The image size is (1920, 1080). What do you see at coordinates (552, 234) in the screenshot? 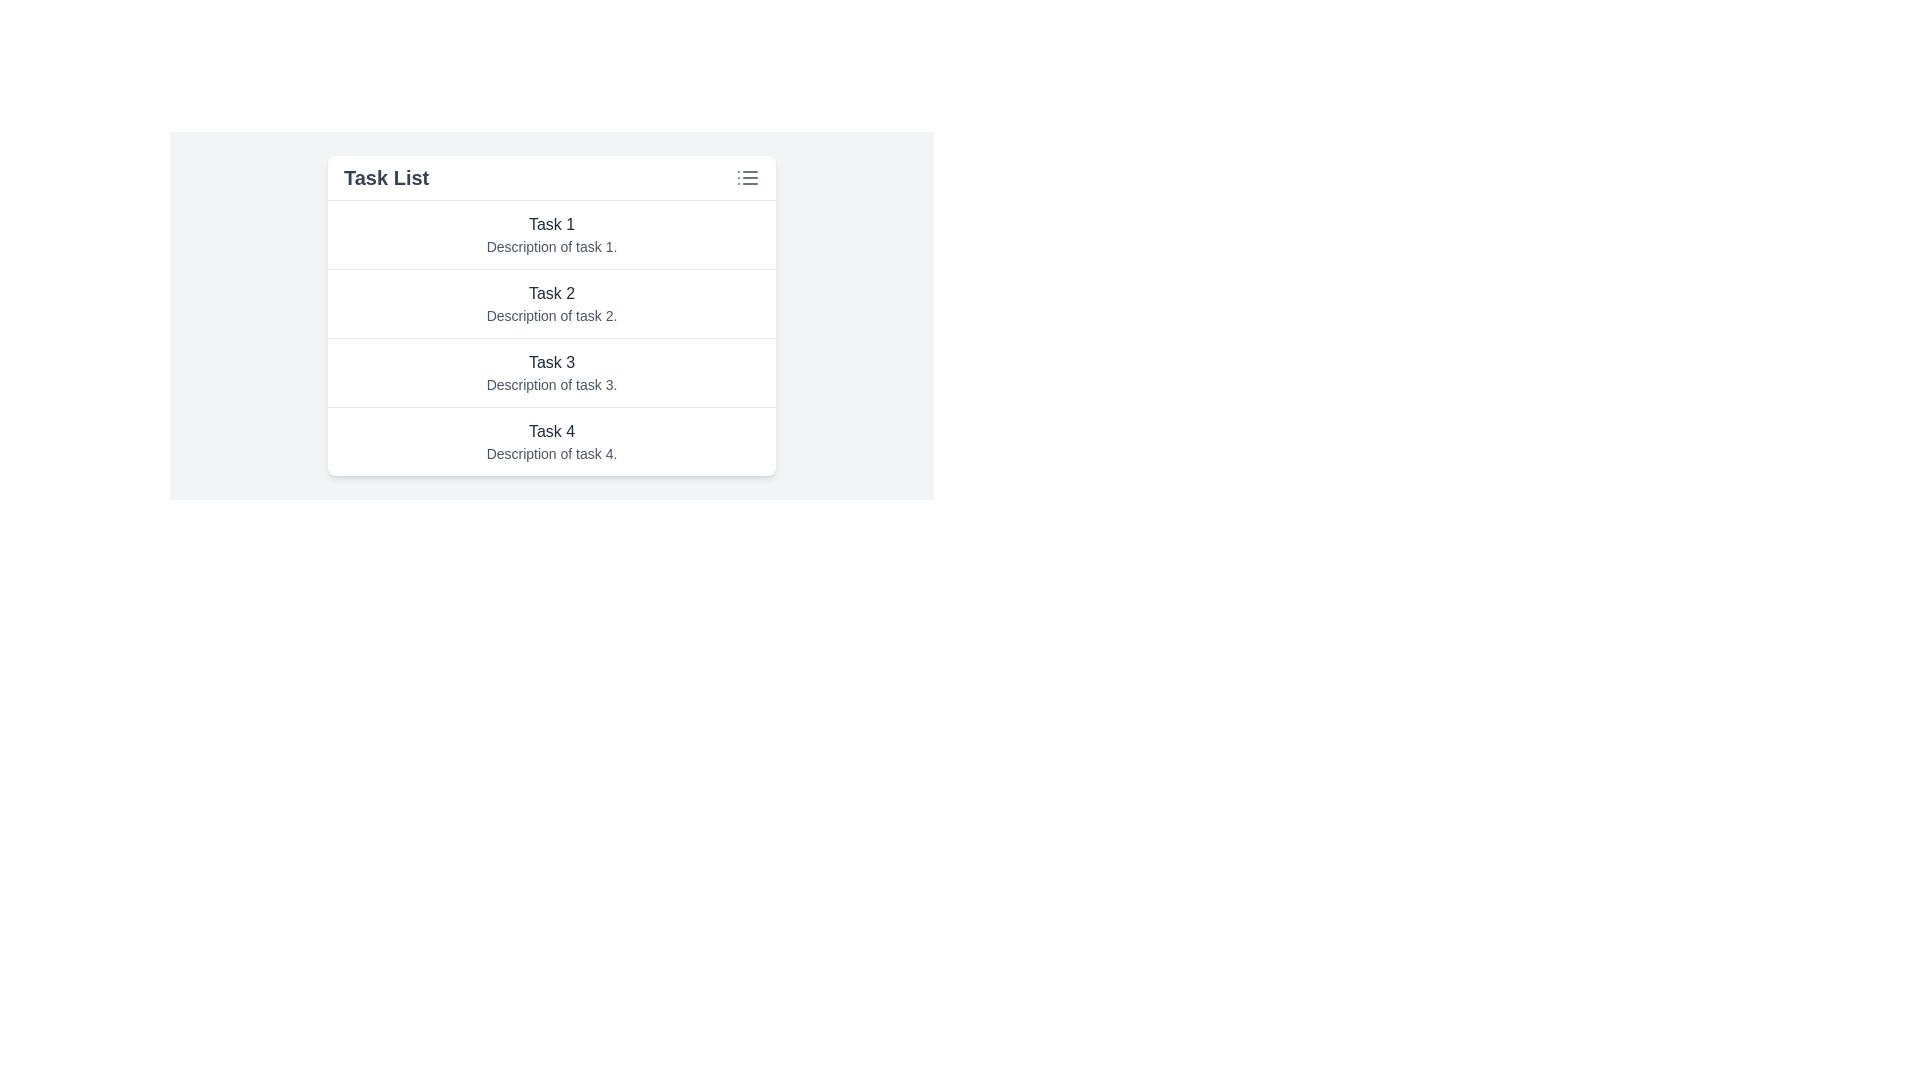
I see `description of the first list item labeled 'Task 1' with the description 'Description of task 1.'` at bounding box center [552, 234].